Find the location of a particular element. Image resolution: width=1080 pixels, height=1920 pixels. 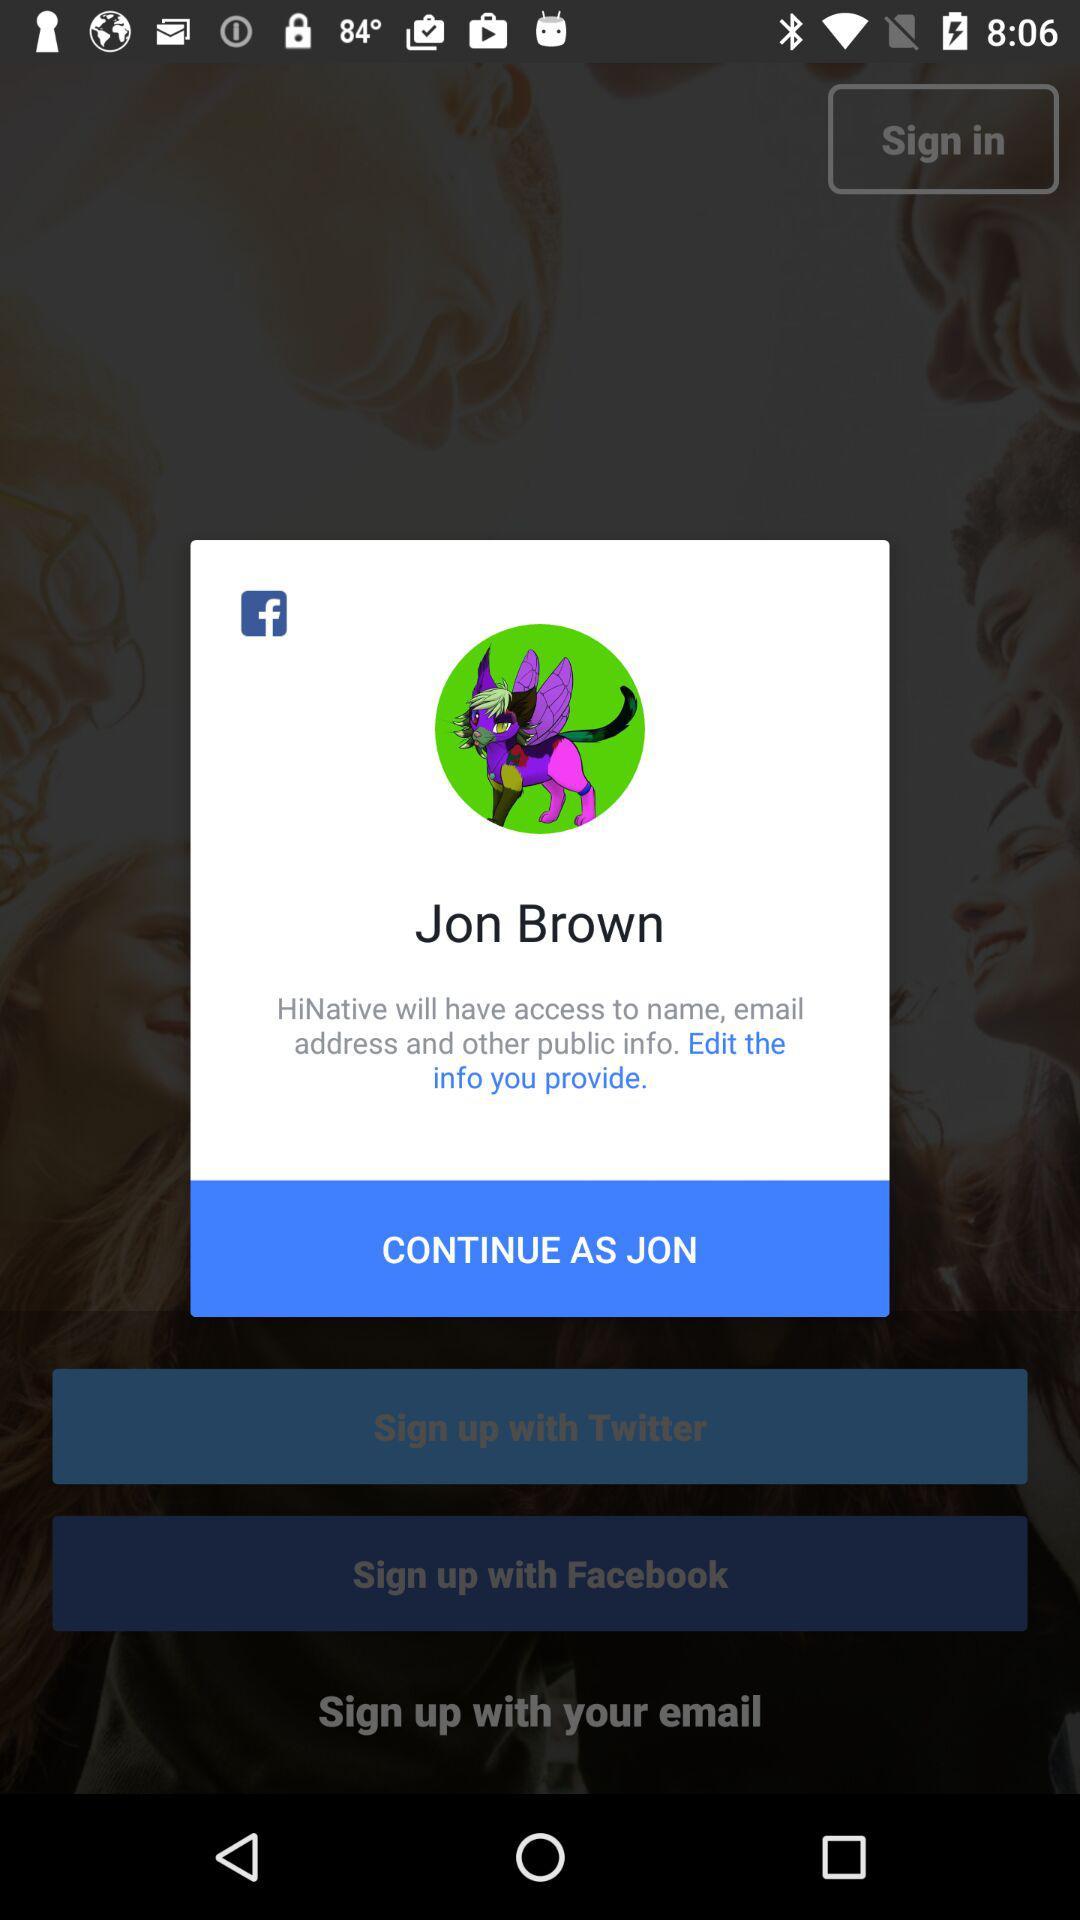

continue as jon icon is located at coordinates (540, 1247).